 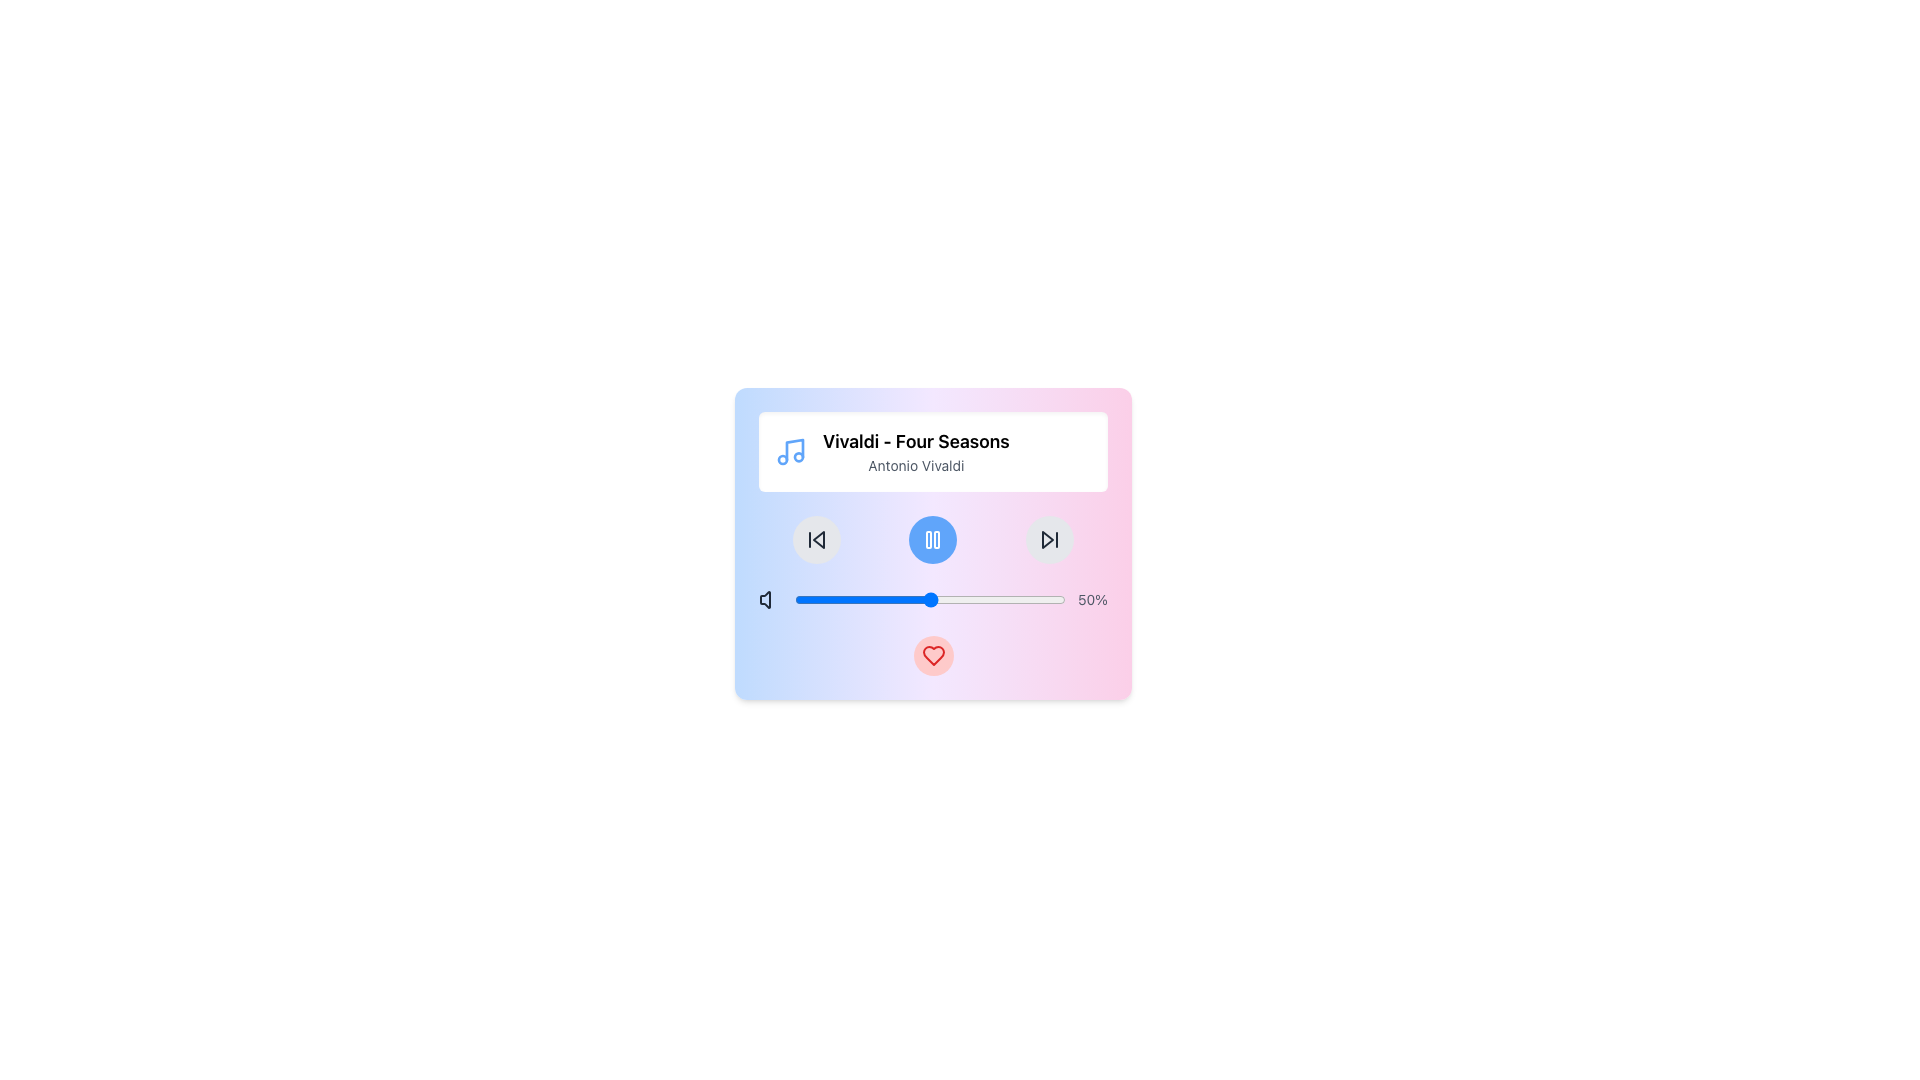 I want to click on the blue-colored musical note icon located to the left of the text 'Vivaldi - Four Seasons' in the top-left section of the user interface, so click(x=790, y=451).